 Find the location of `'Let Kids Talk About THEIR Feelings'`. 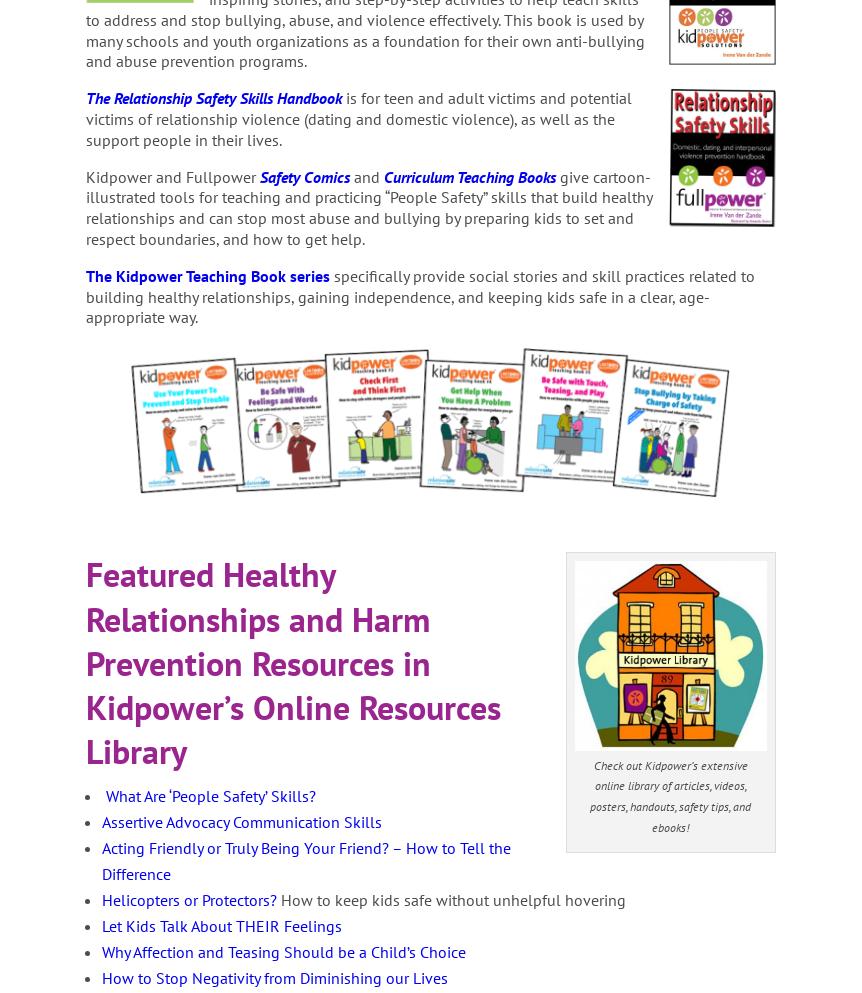

'Let Kids Talk About THEIR Feelings' is located at coordinates (220, 924).